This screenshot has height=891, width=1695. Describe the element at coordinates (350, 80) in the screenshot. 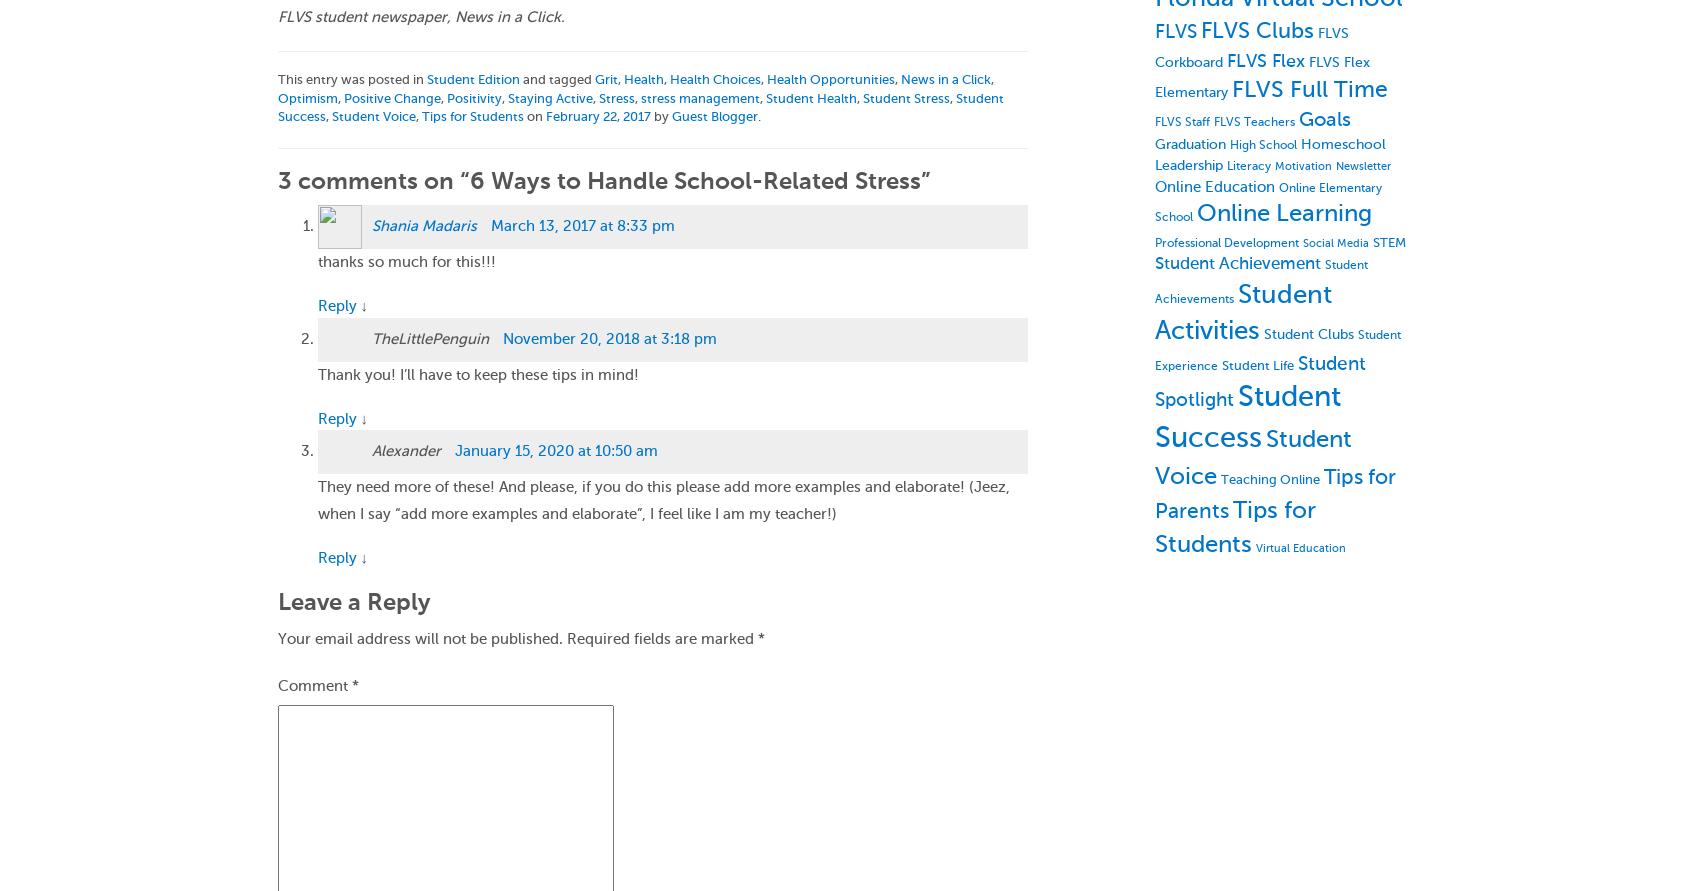

I see `'This entry was posted in'` at that location.